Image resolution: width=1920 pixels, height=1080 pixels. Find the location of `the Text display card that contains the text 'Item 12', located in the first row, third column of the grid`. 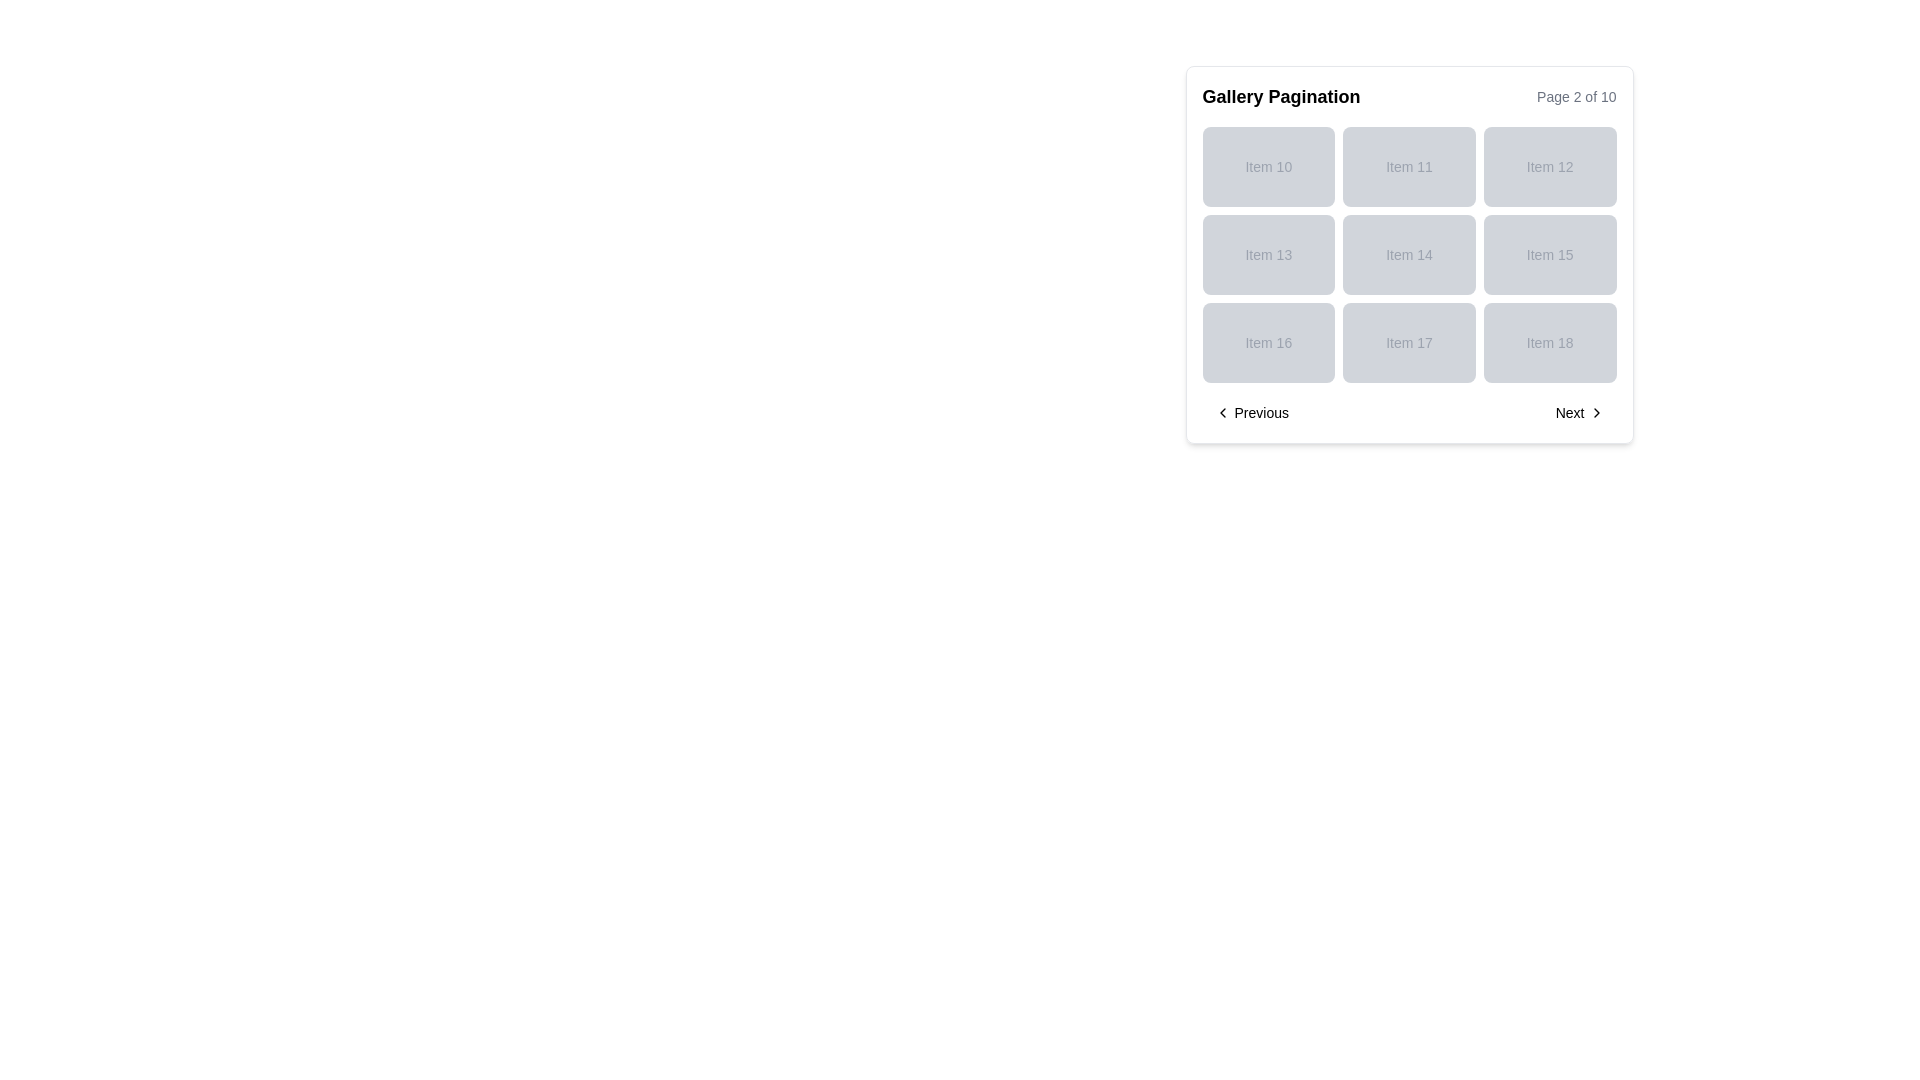

the Text display card that contains the text 'Item 12', located in the first row, third column of the grid is located at coordinates (1549, 165).